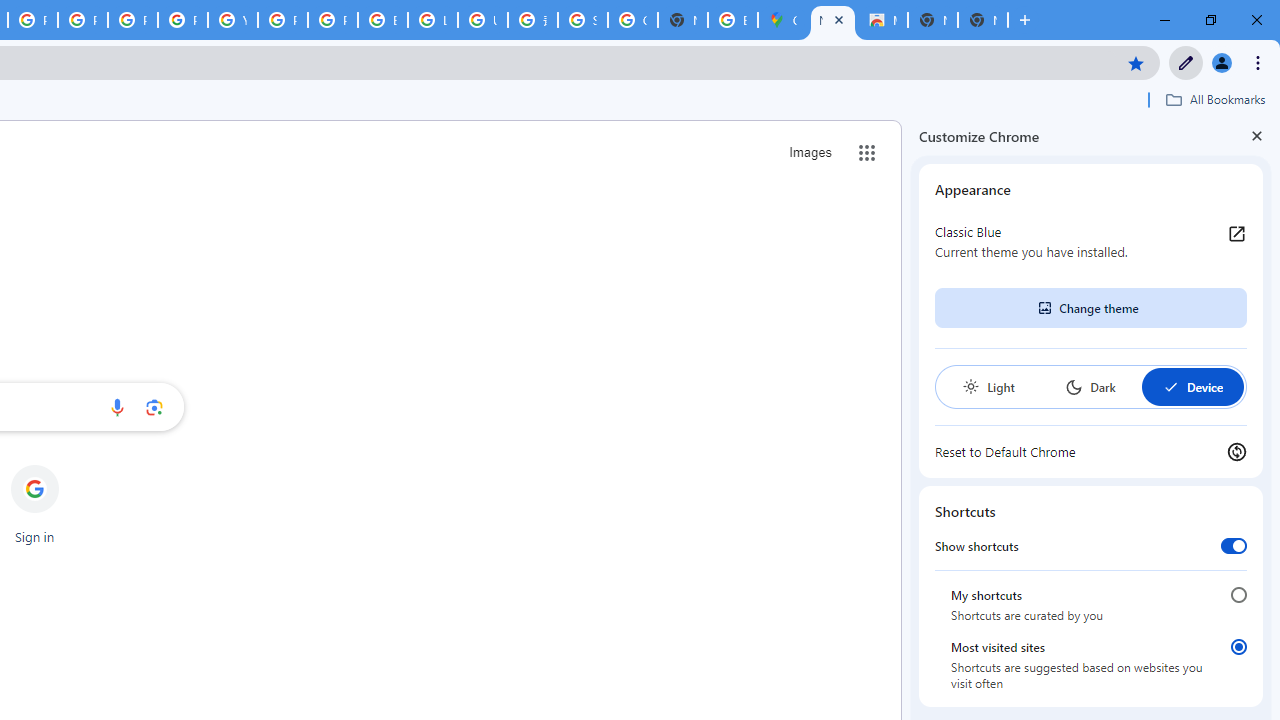 This screenshot has width=1280, height=720. What do you see at coordinates (1089, 387) in the screenshot?
I see `'Dark'` at bounding box center [1089, 387].